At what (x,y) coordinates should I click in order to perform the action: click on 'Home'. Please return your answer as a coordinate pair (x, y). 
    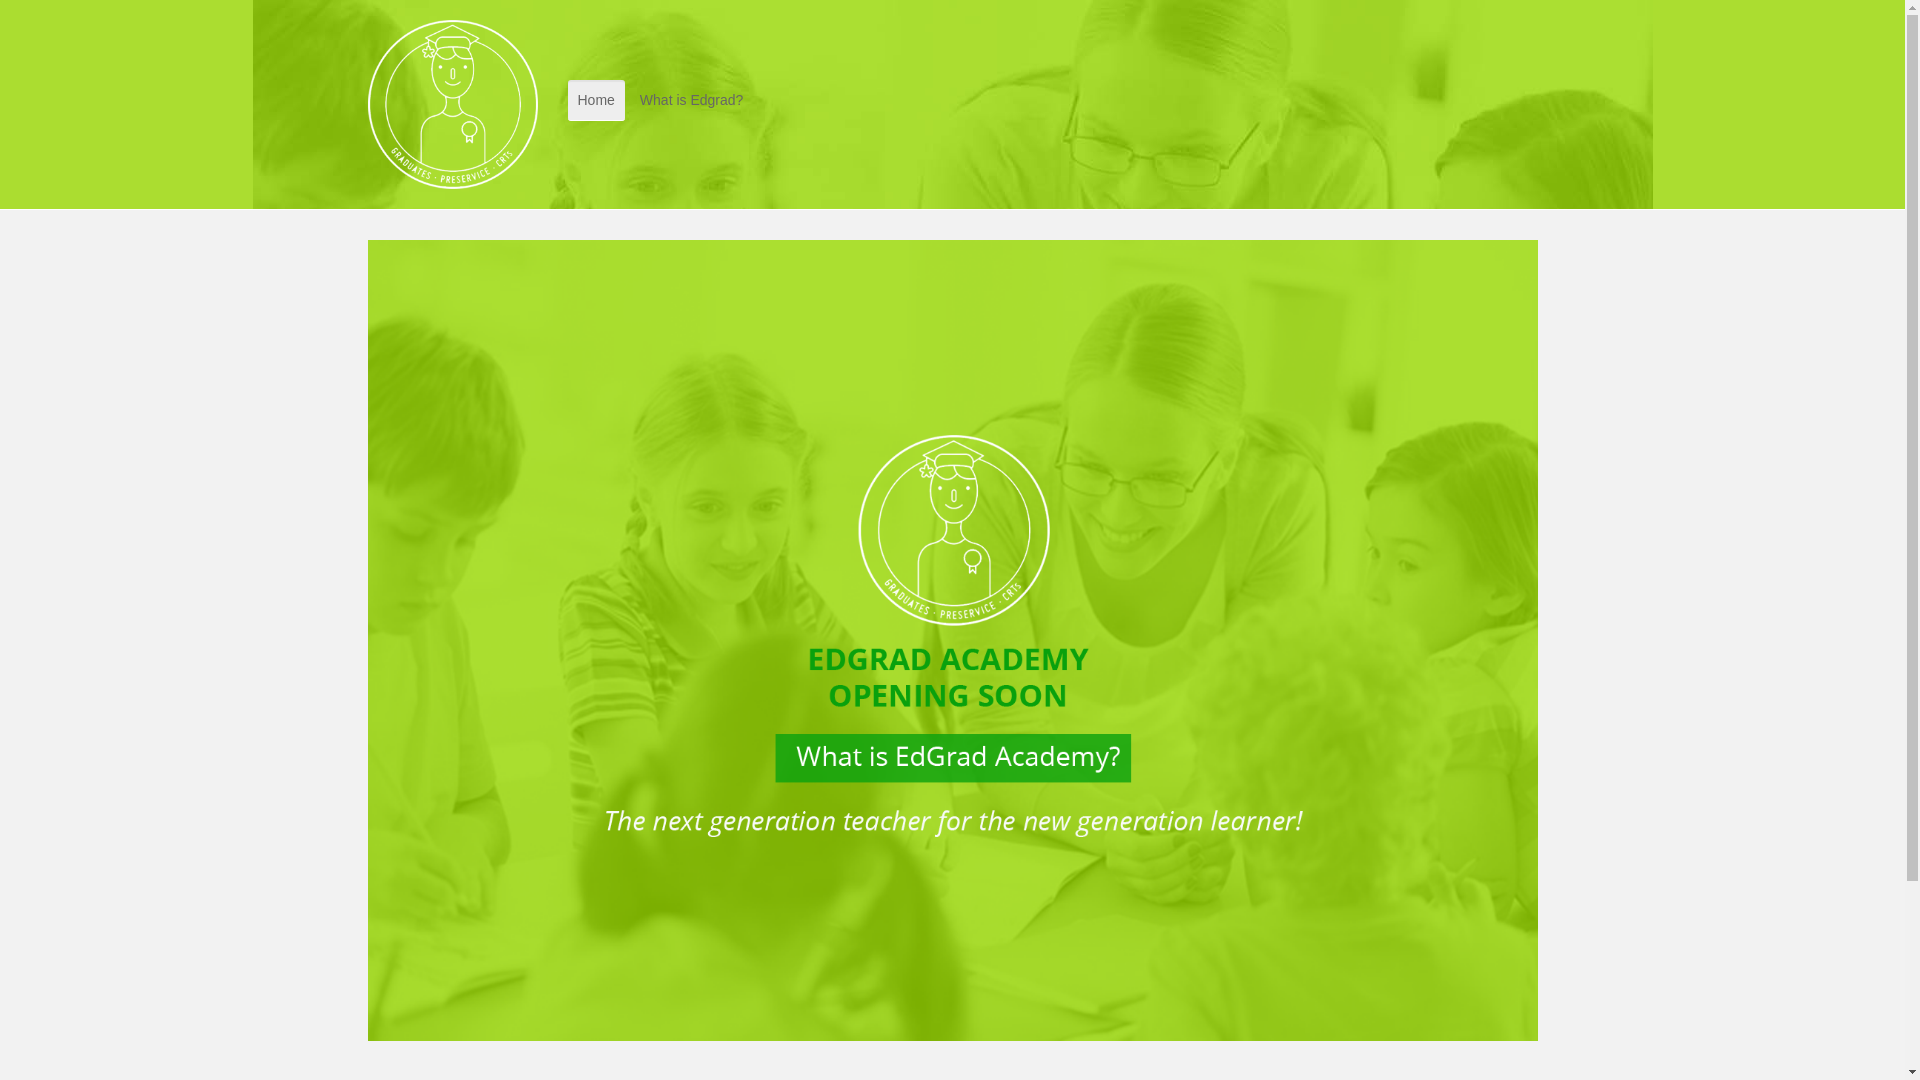
    Looking at the image, I should click on (595, 100).